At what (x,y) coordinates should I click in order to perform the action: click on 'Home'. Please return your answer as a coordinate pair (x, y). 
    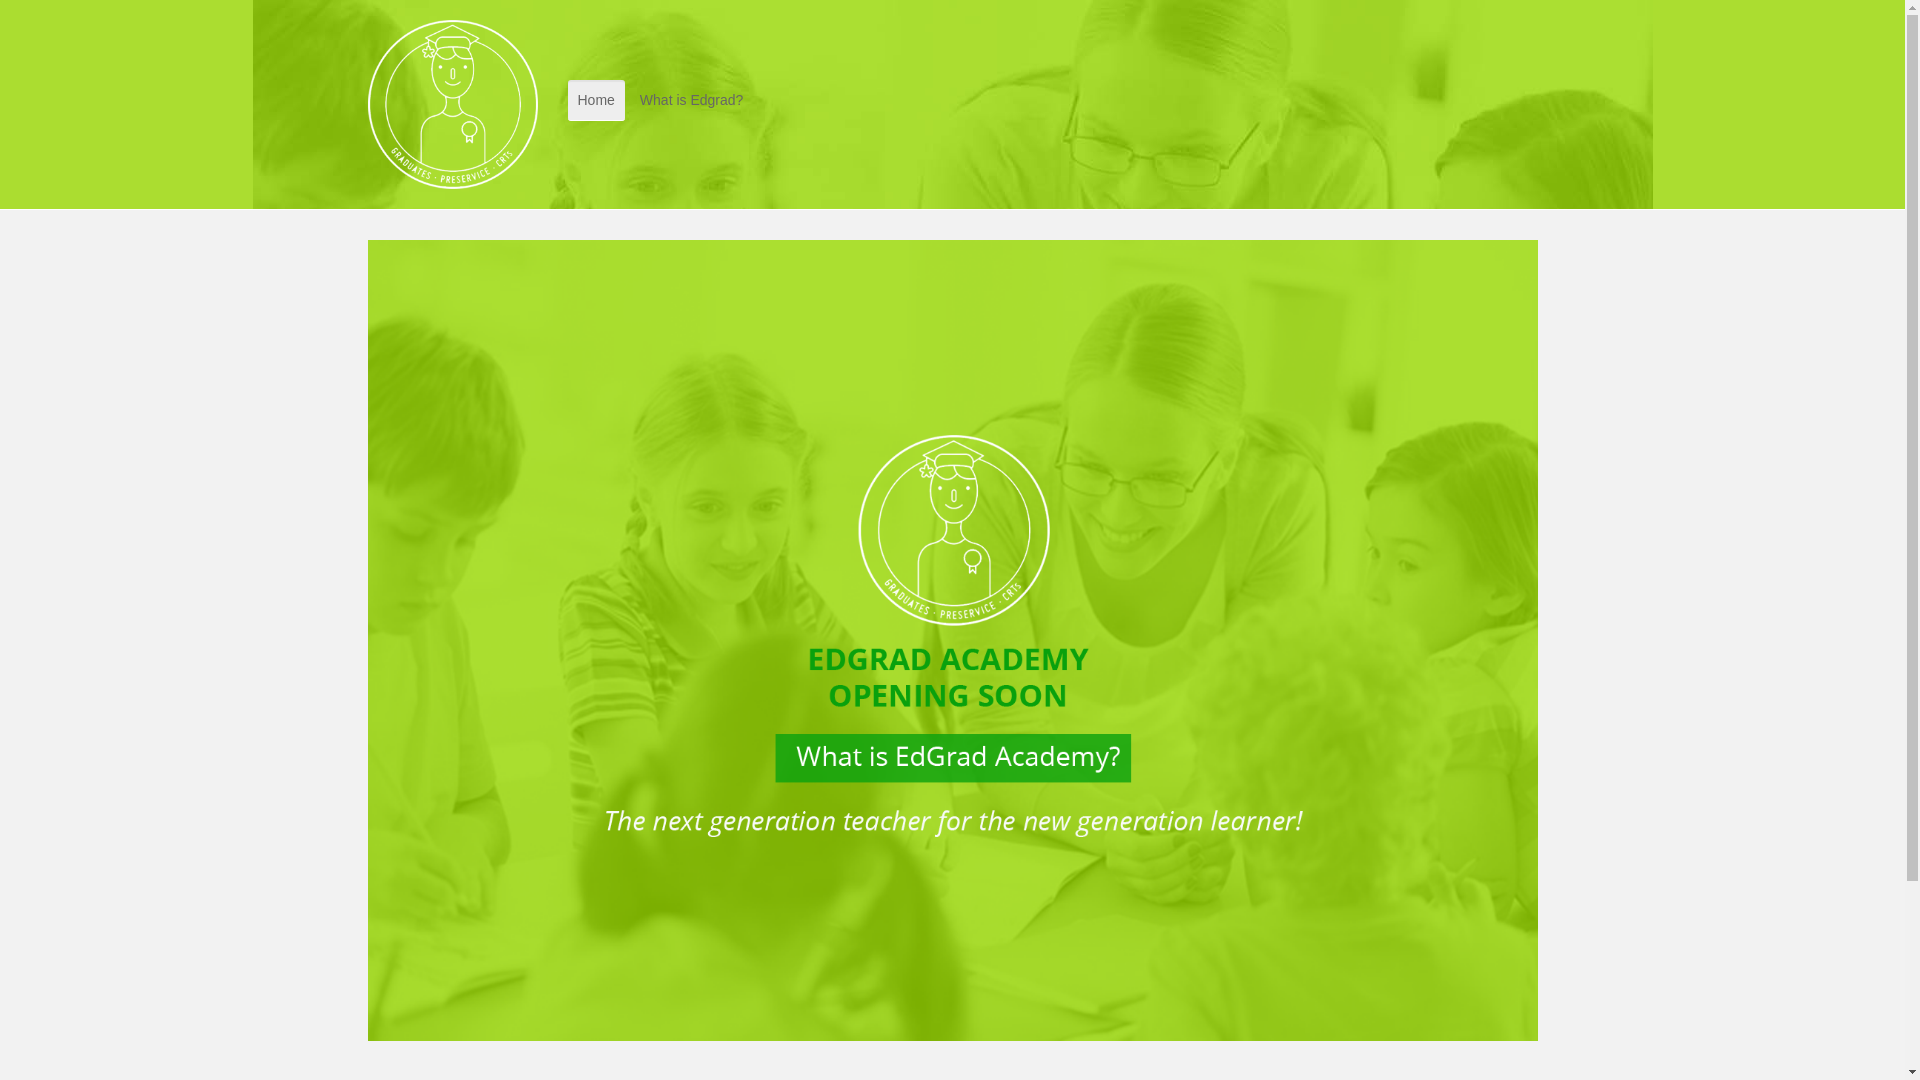
    Looking at the image, I should click on (595, 100).